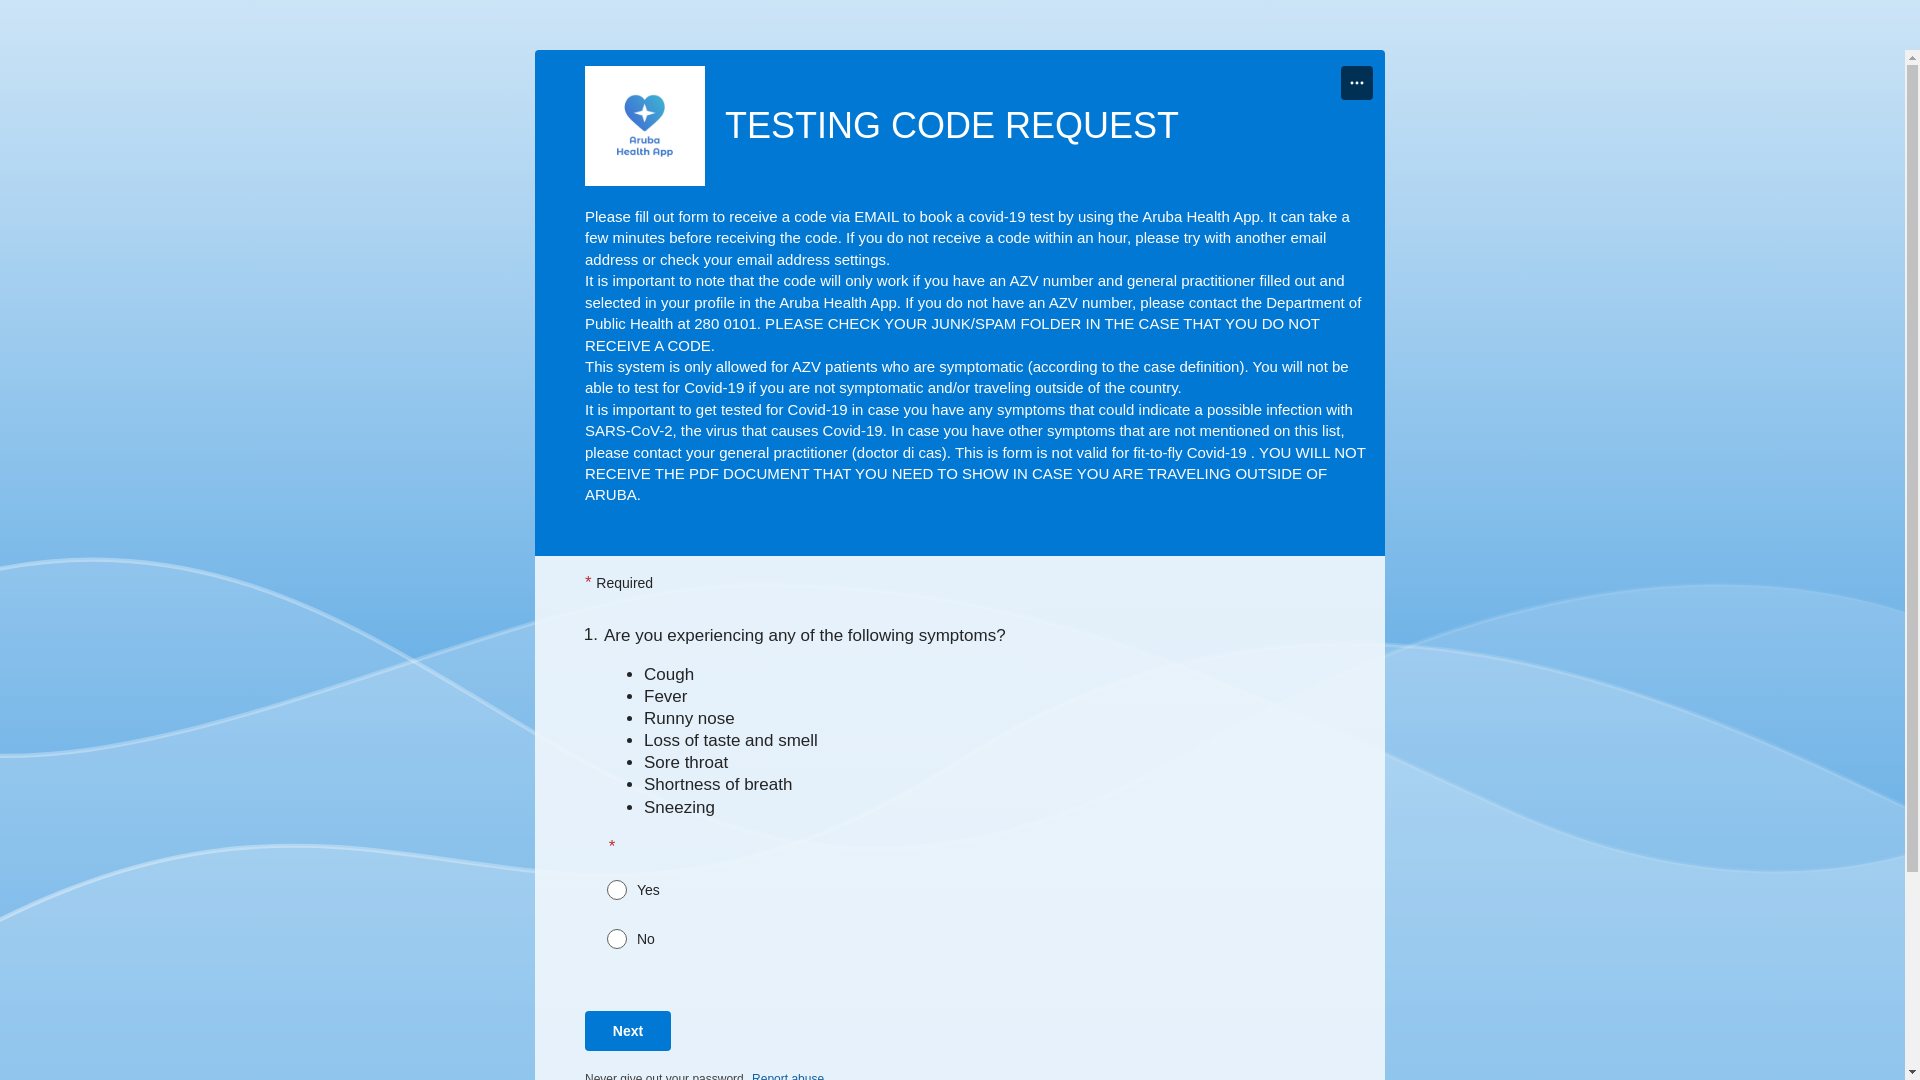 The width and height of the screenshot is (1920, 1080). I want to click on 'Next', so click(627, 1030).